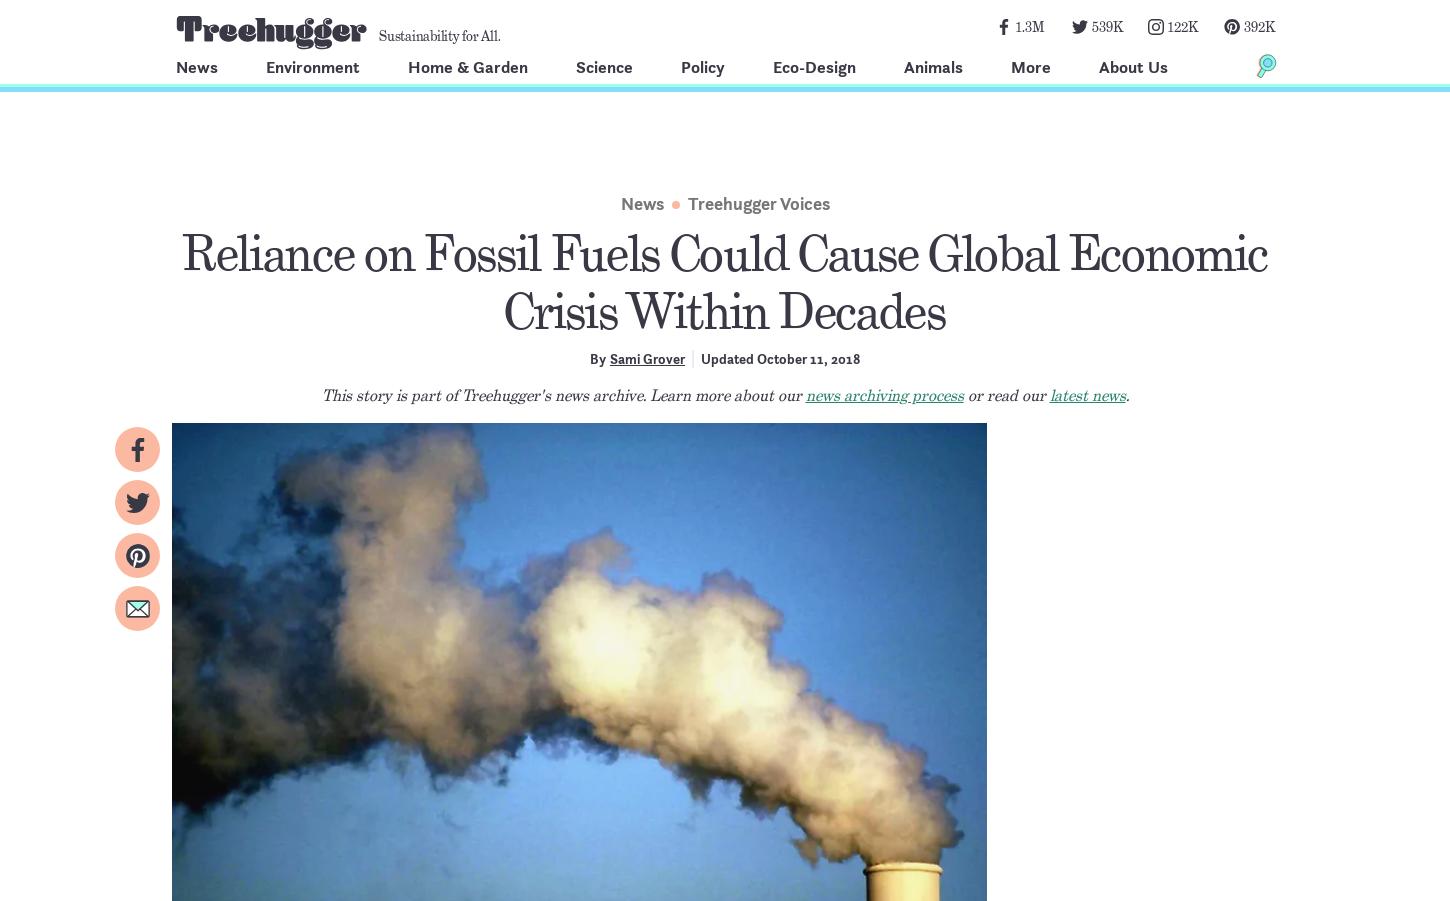 This screenshot has height=901, width=1450. Describe the element at coordinates (438, 35) in the screenshot. I see `'Sustainability for All.'` at that location.